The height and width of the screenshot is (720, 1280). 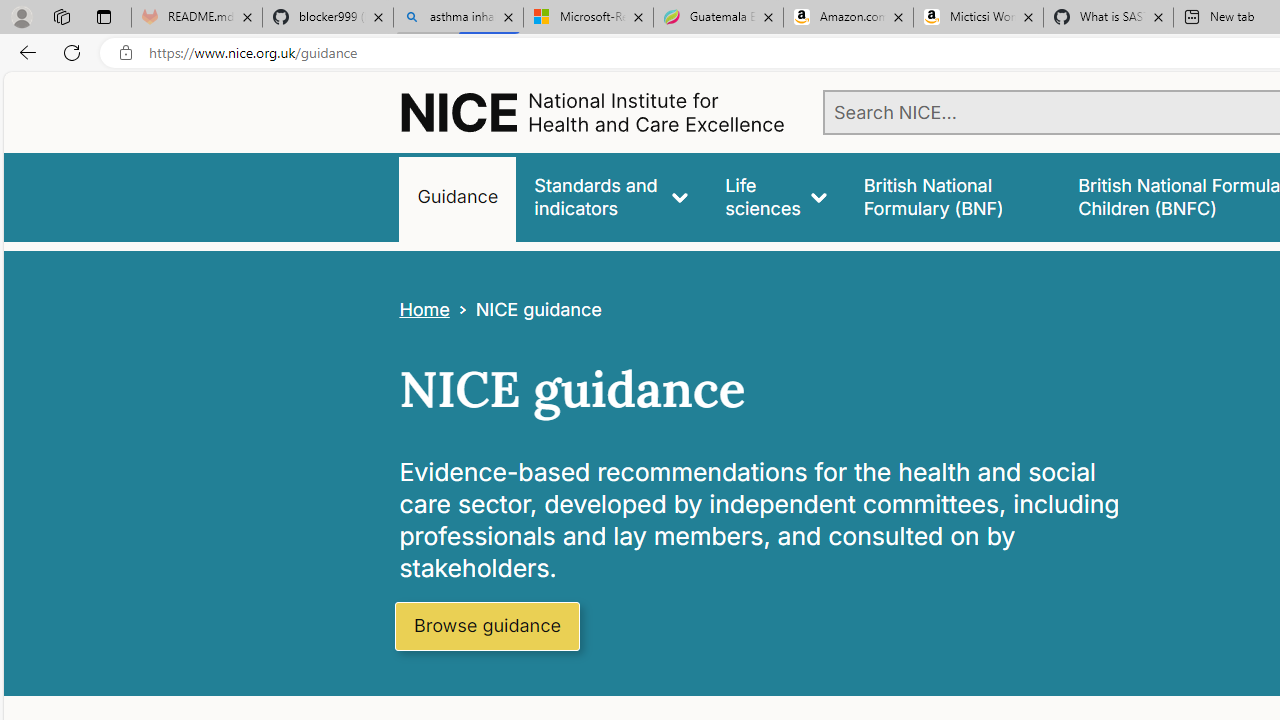 What do you see at coordinates (457, 197) in the screenshot?
I see `'Guidance'` at bounding box center [457, 197].